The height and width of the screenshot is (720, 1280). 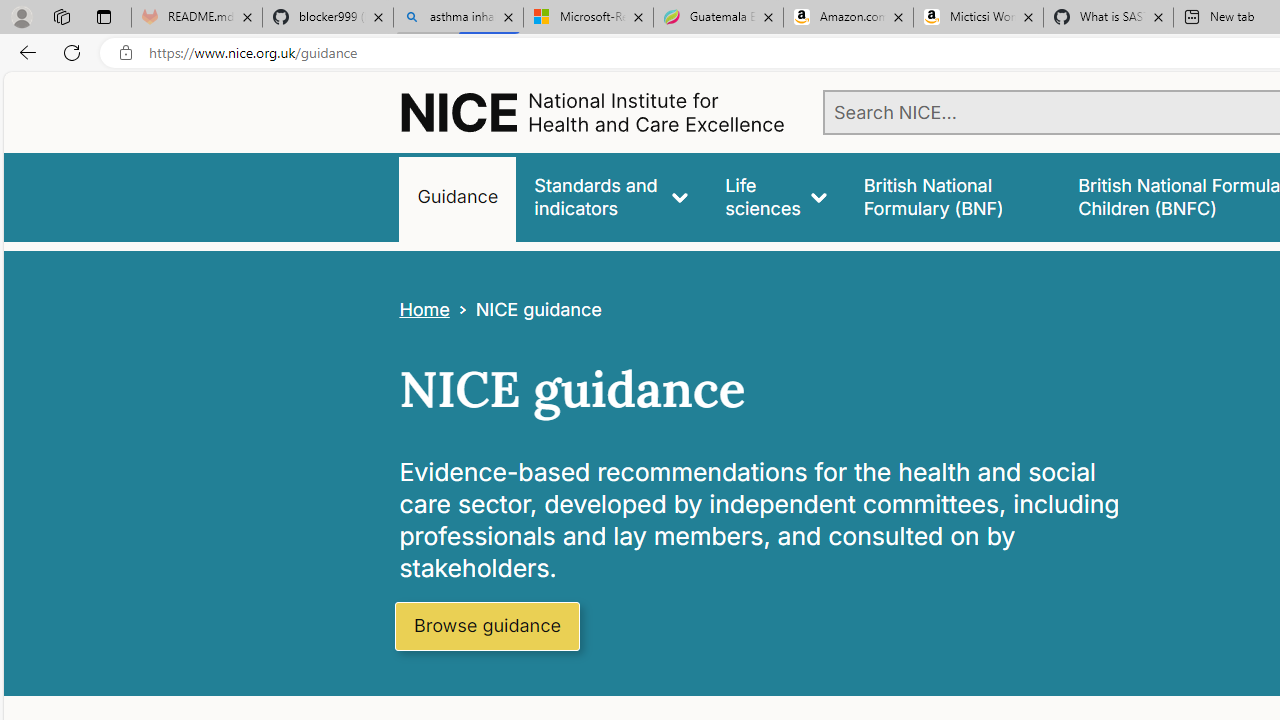 What do you see at coordinates (457, 197) in the screenshot?
I see `'Guidance'` at bounding box center [457, 197].